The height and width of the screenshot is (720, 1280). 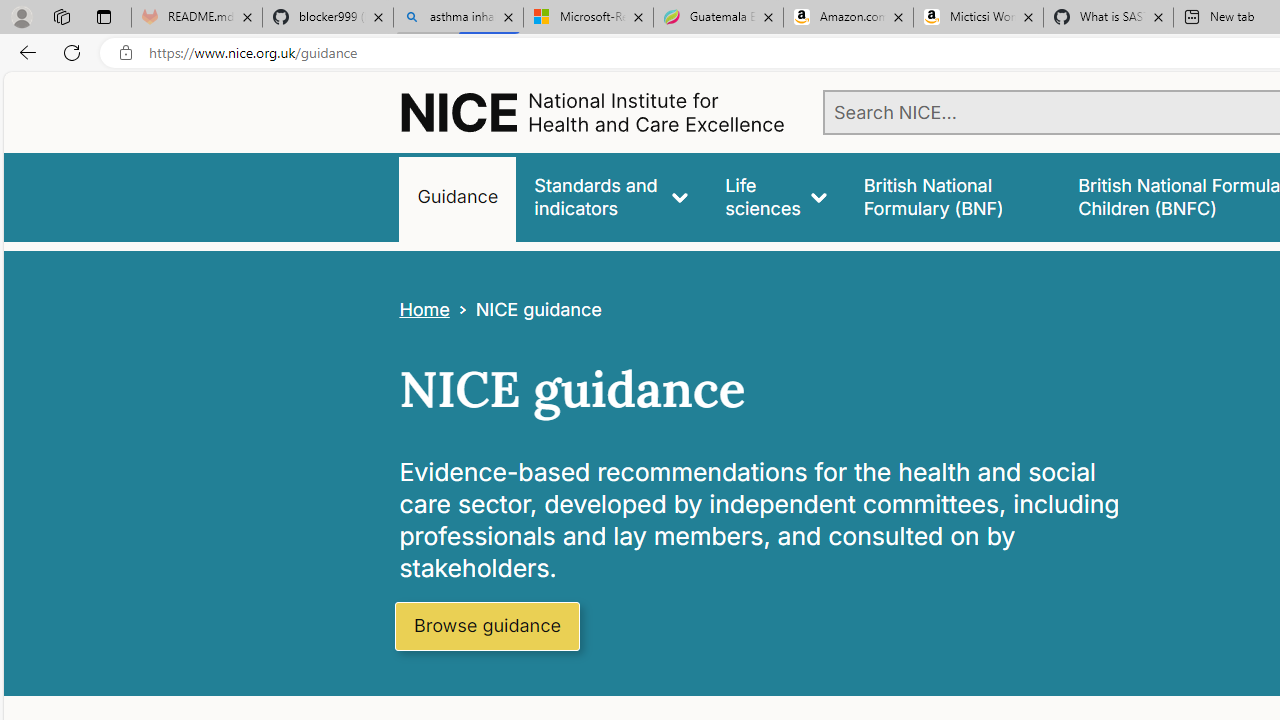 What do you see at coordinates (457, 197) in the screenshot?
I see `'Guidance'` at bounding box center [457, 197].